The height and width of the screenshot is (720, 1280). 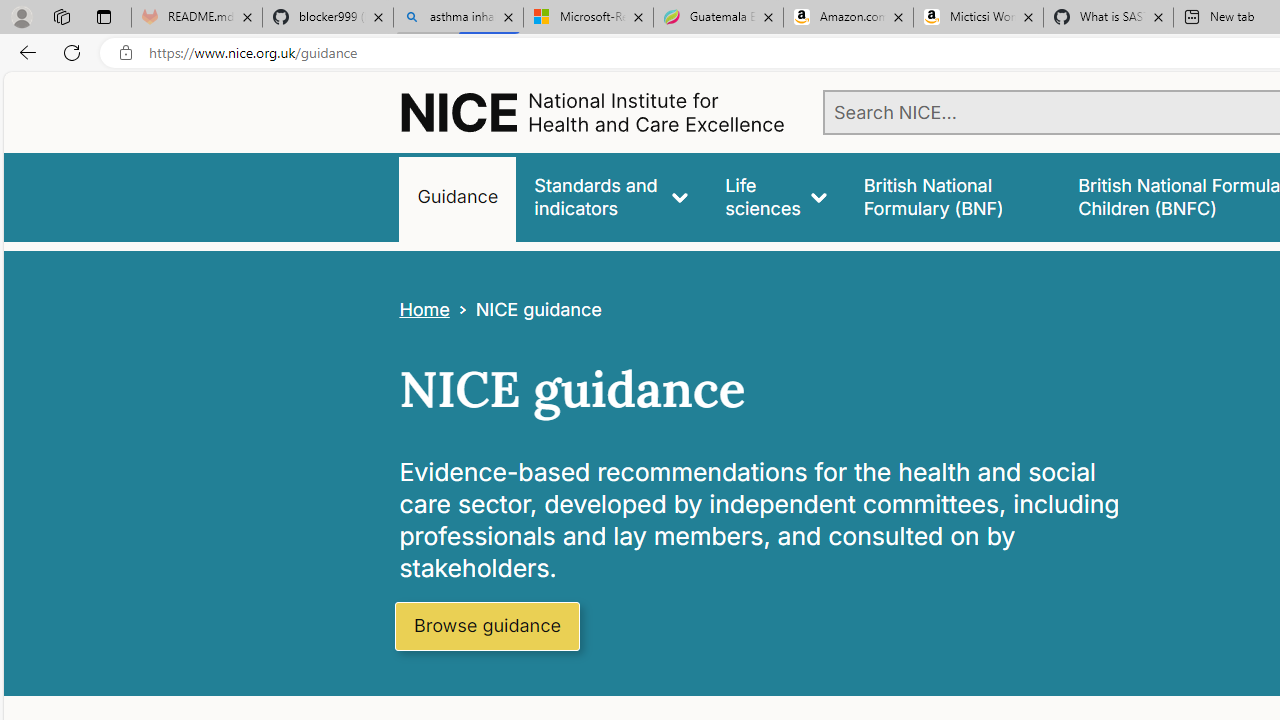 What do you see at coordinates (457, 197) in the screenshot?
I see `'Guidance'` at bounding box center [457, 197].